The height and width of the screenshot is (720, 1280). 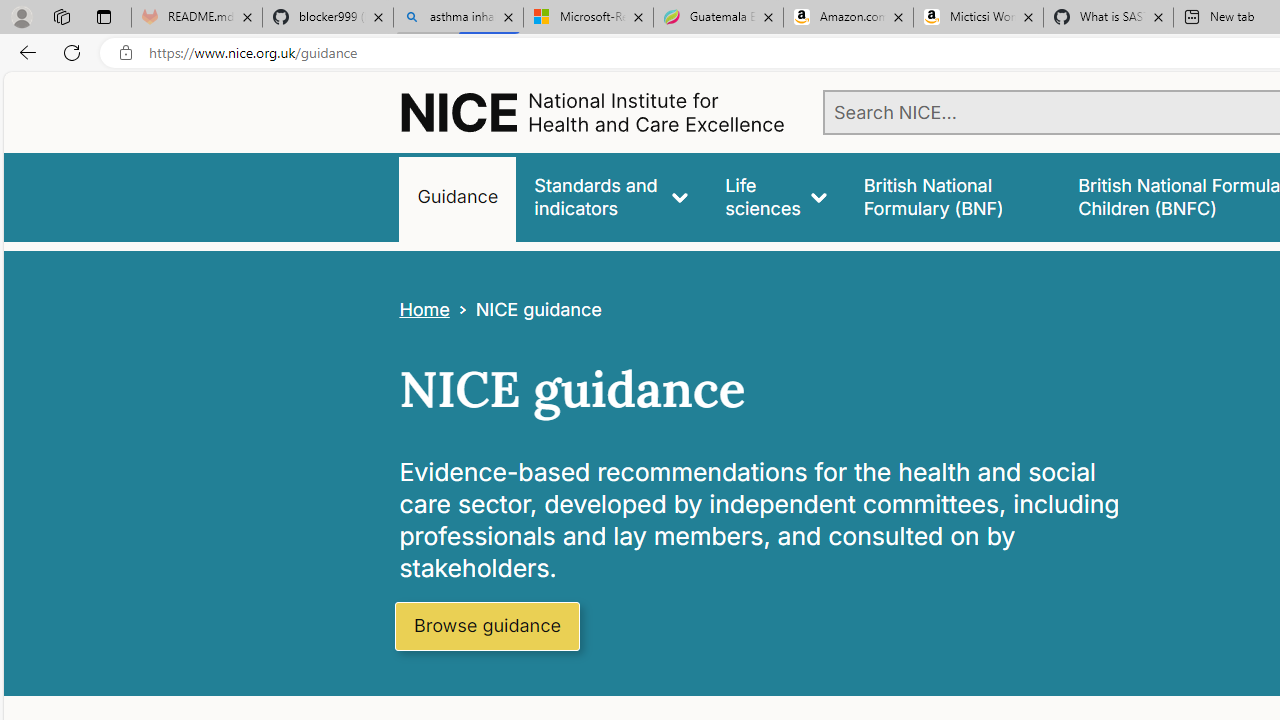 What do you see at coordinates (457, 197) in the screenshot?
I see `'Guidance'` at bounding box center [457, 197].